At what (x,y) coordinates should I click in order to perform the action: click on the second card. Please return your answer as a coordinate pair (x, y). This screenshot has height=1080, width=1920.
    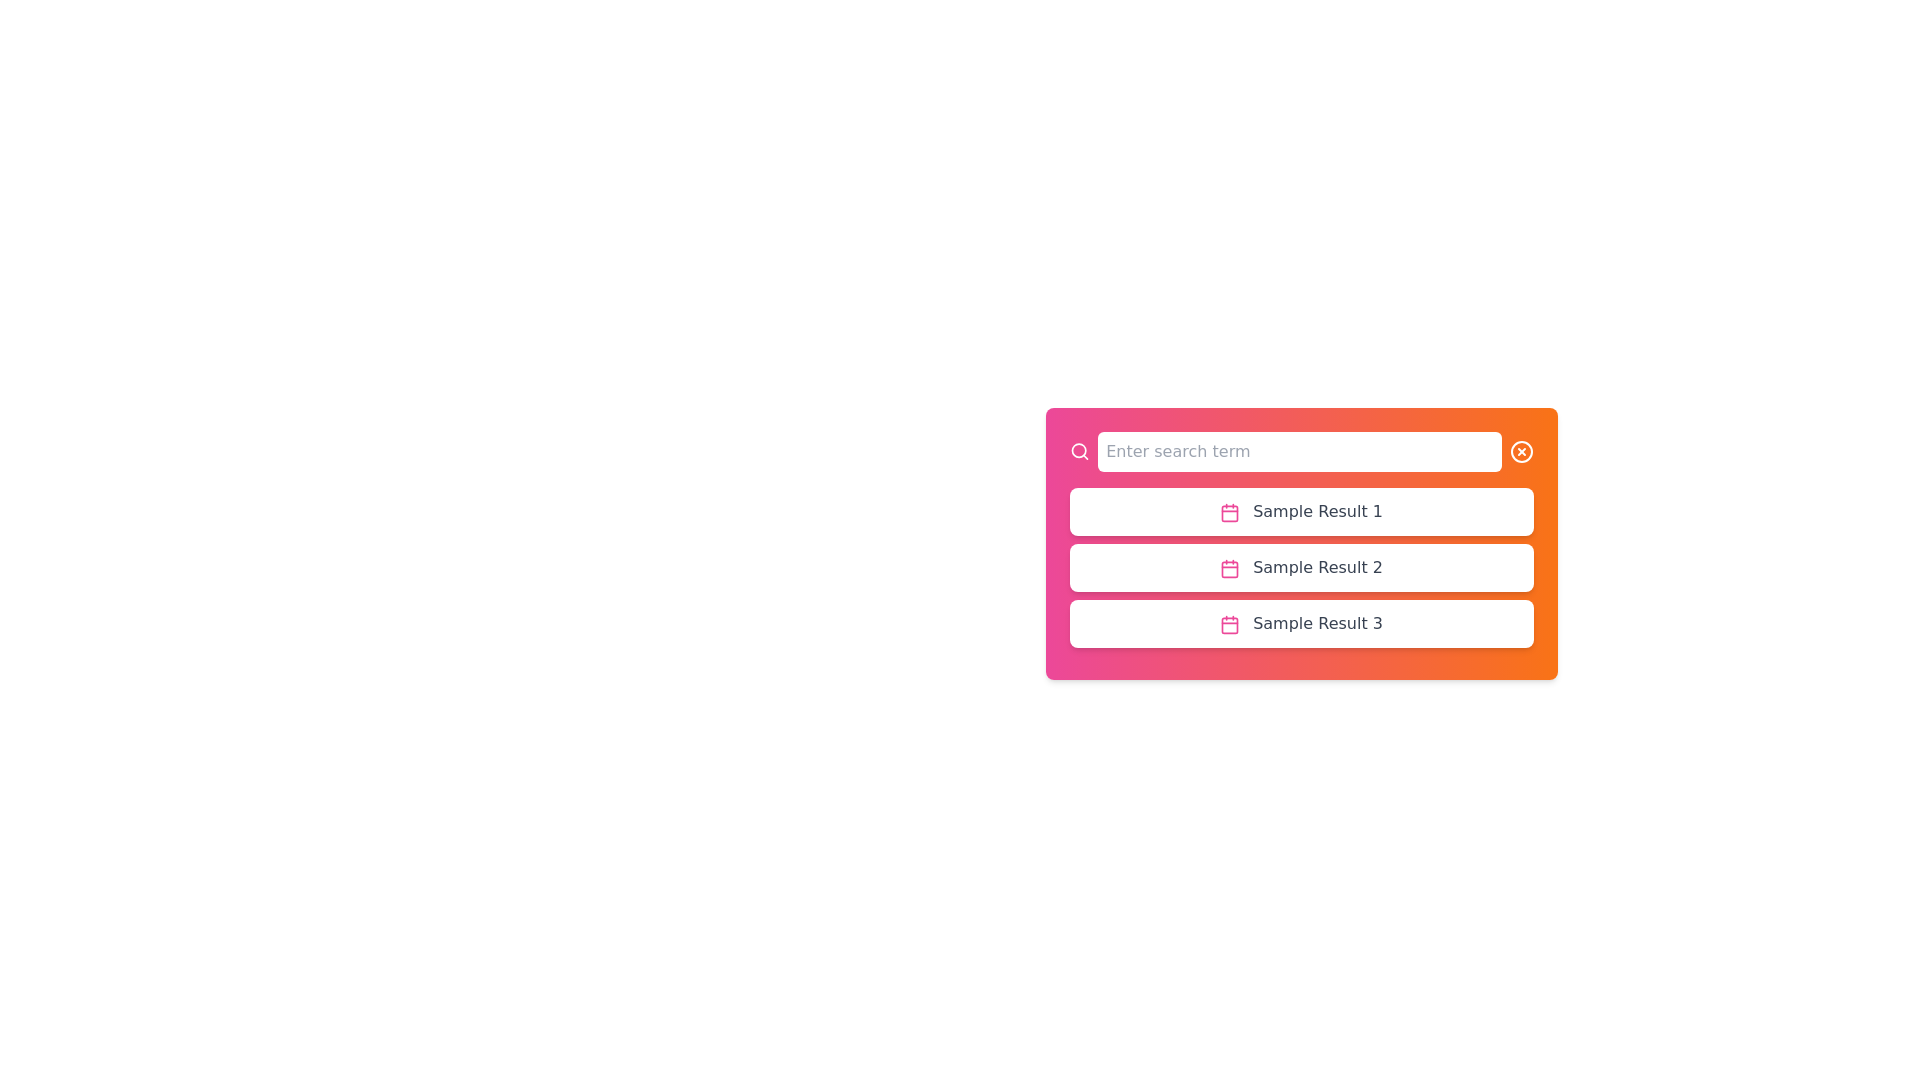
    Looking at the image, I should click on (1301, 567).